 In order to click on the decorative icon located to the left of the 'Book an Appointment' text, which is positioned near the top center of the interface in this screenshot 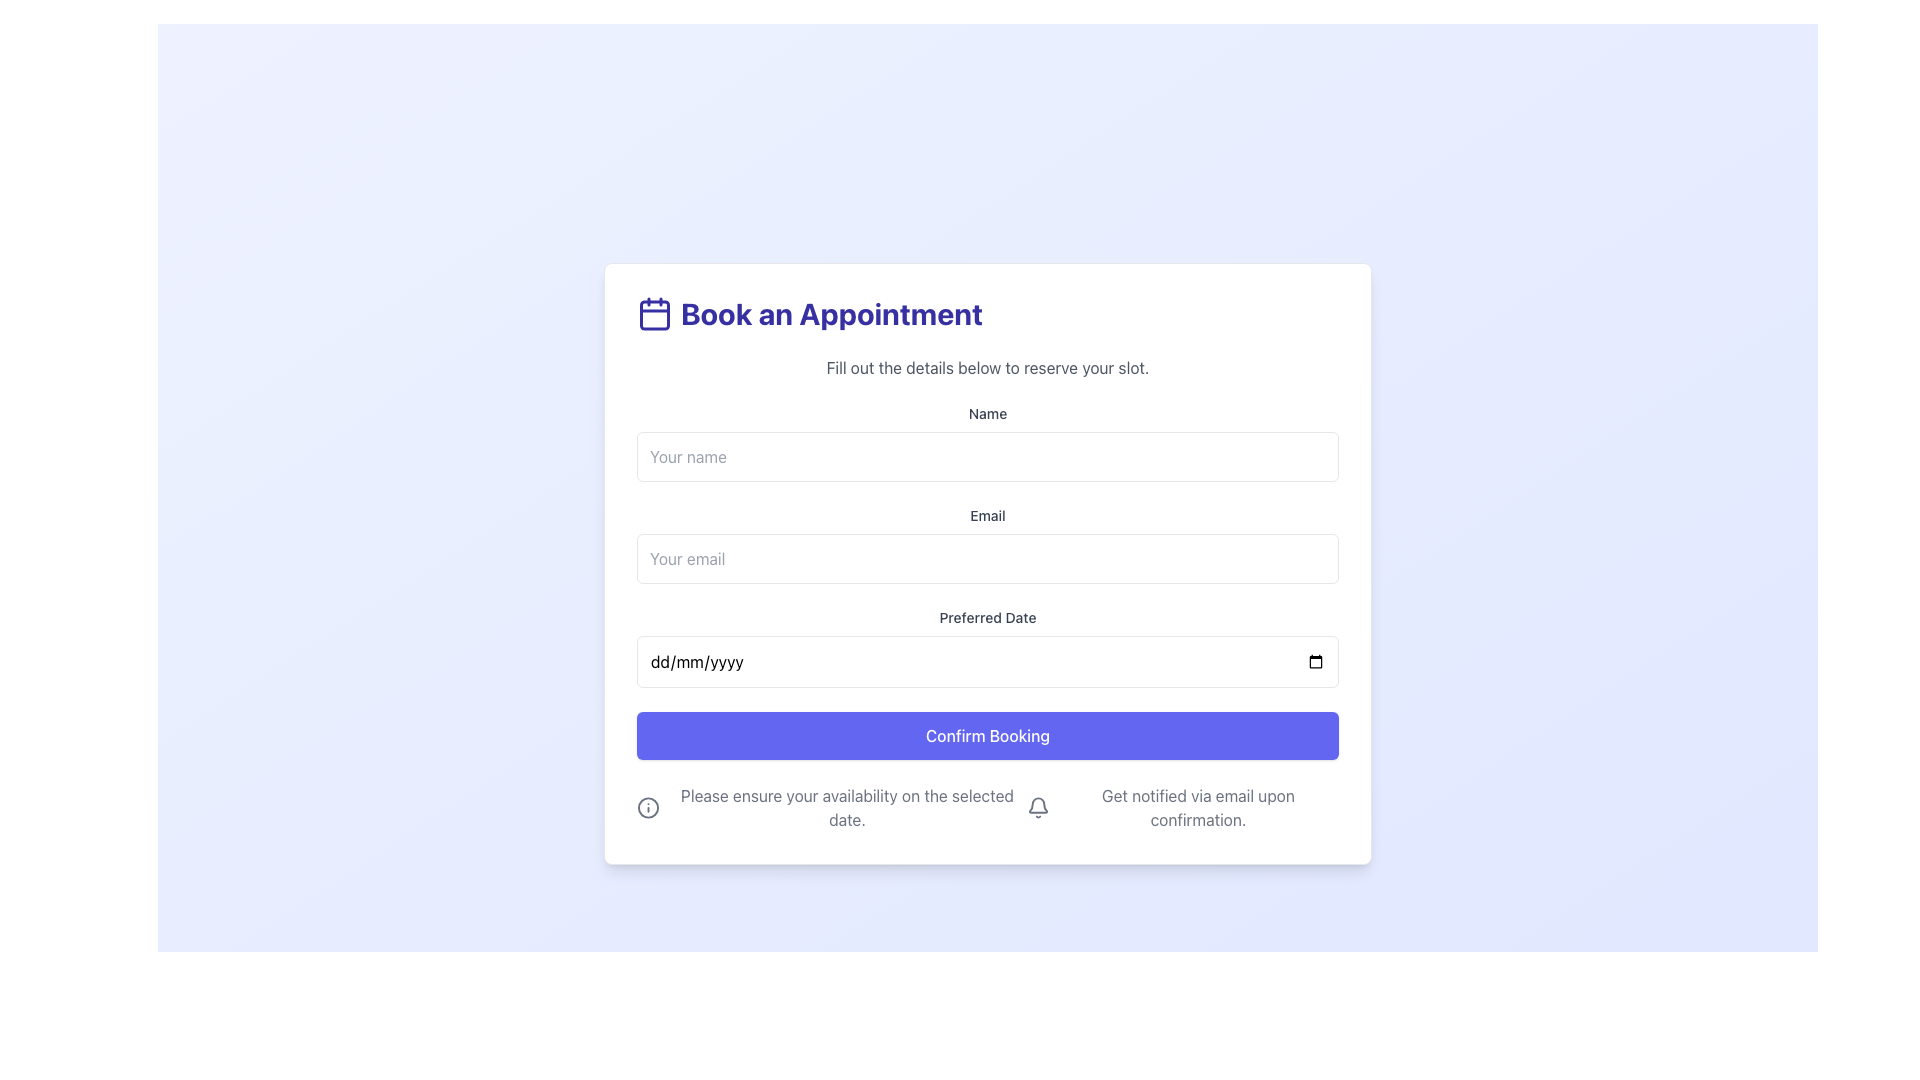, I will do `click(654, 313)`.